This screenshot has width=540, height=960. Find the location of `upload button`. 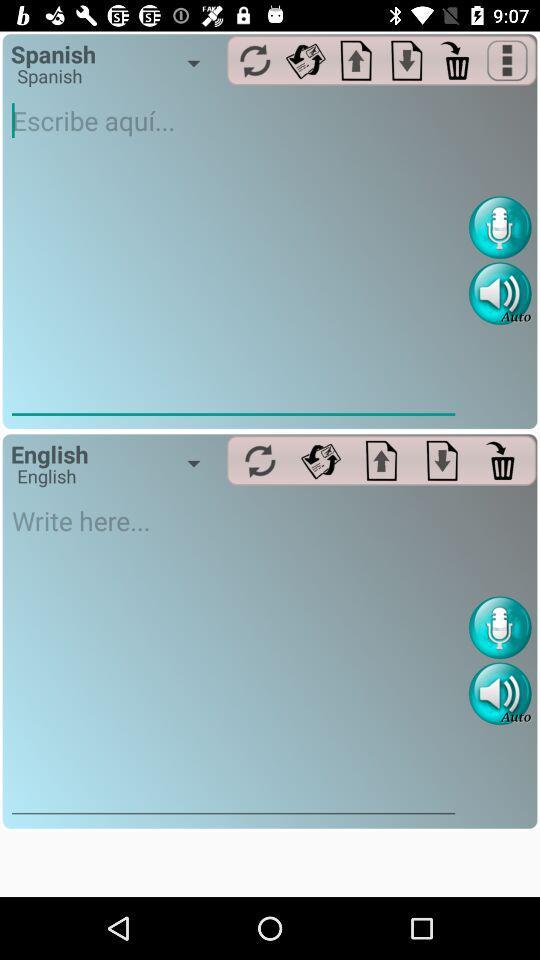

upload button is located at coordinates (381, 460).